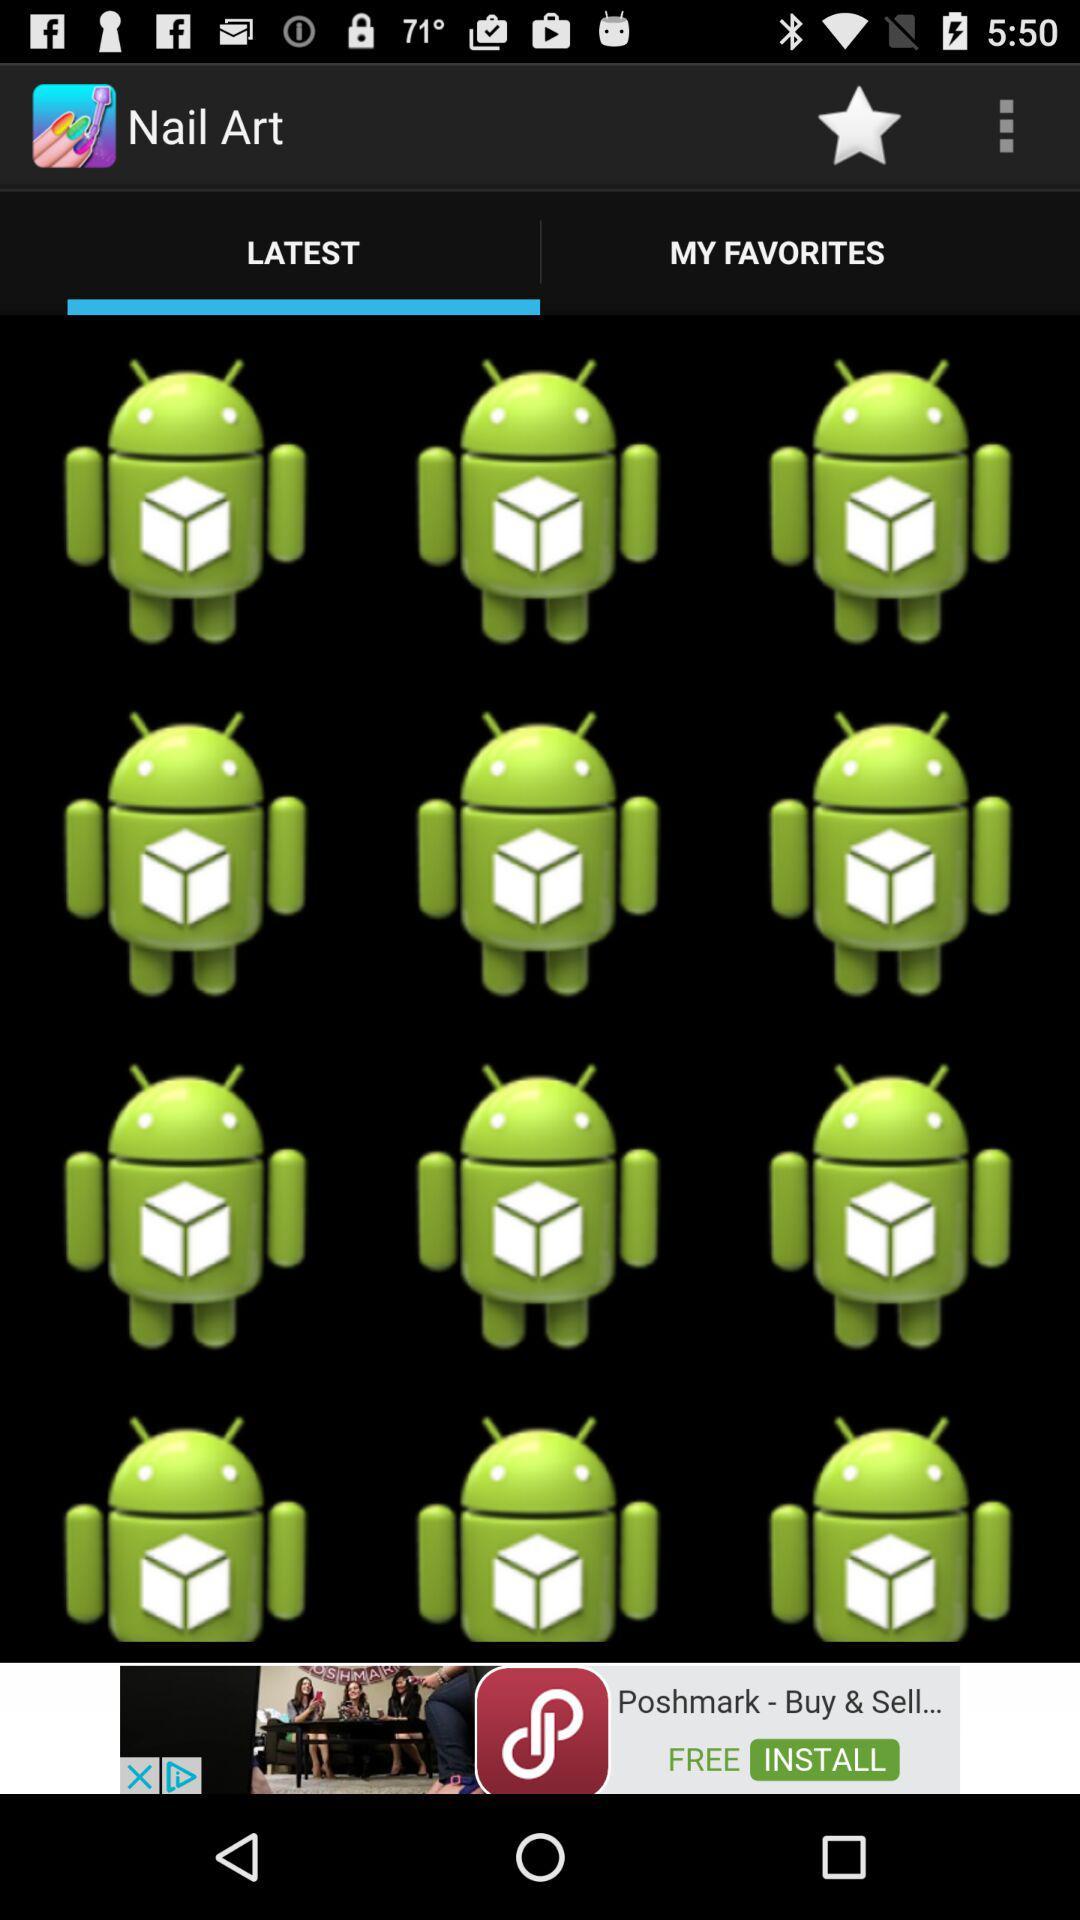 The width and height of the screenshot is (1080, 1920). I want to click on the 2nd android  in the 2nd row 2nd column, so click(538, 854).